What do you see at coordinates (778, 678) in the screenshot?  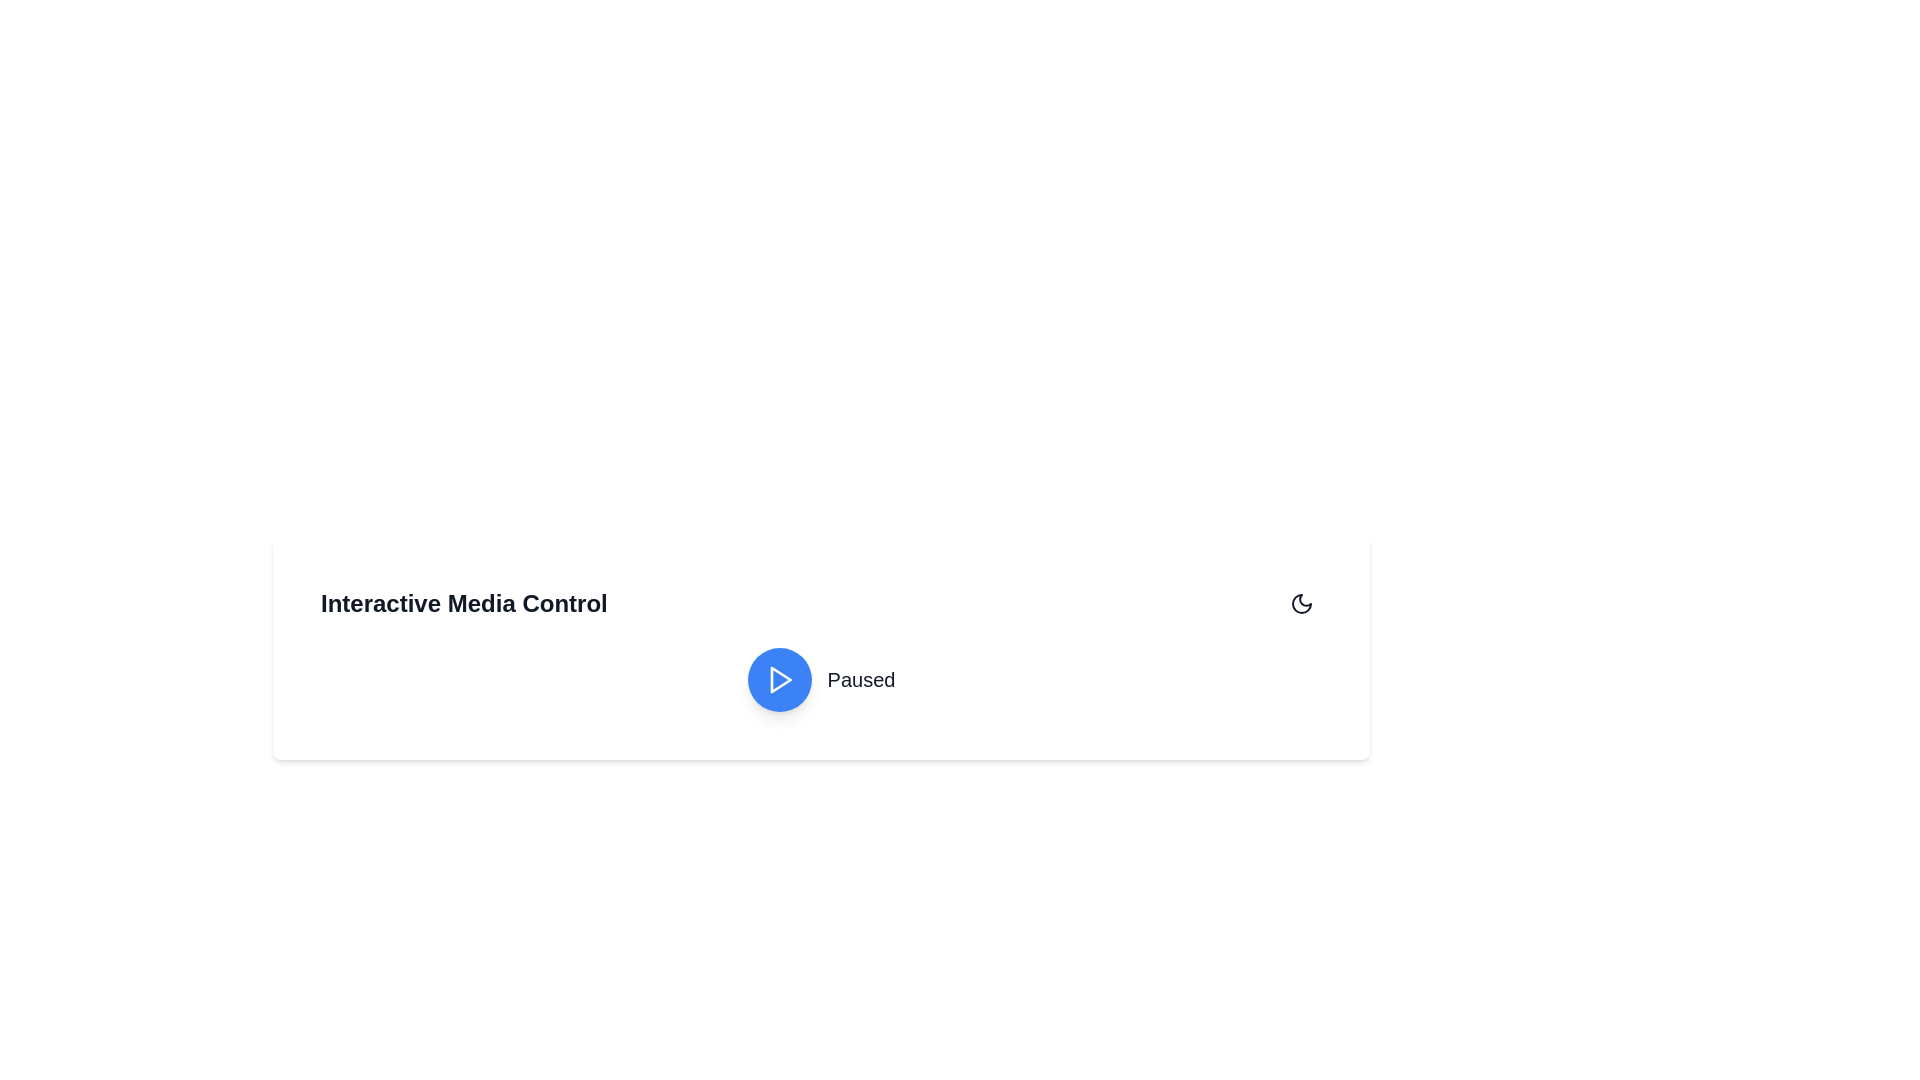 I see `the circular play button located as the first interactive element in the media interface` at bounding box center [778, 678].